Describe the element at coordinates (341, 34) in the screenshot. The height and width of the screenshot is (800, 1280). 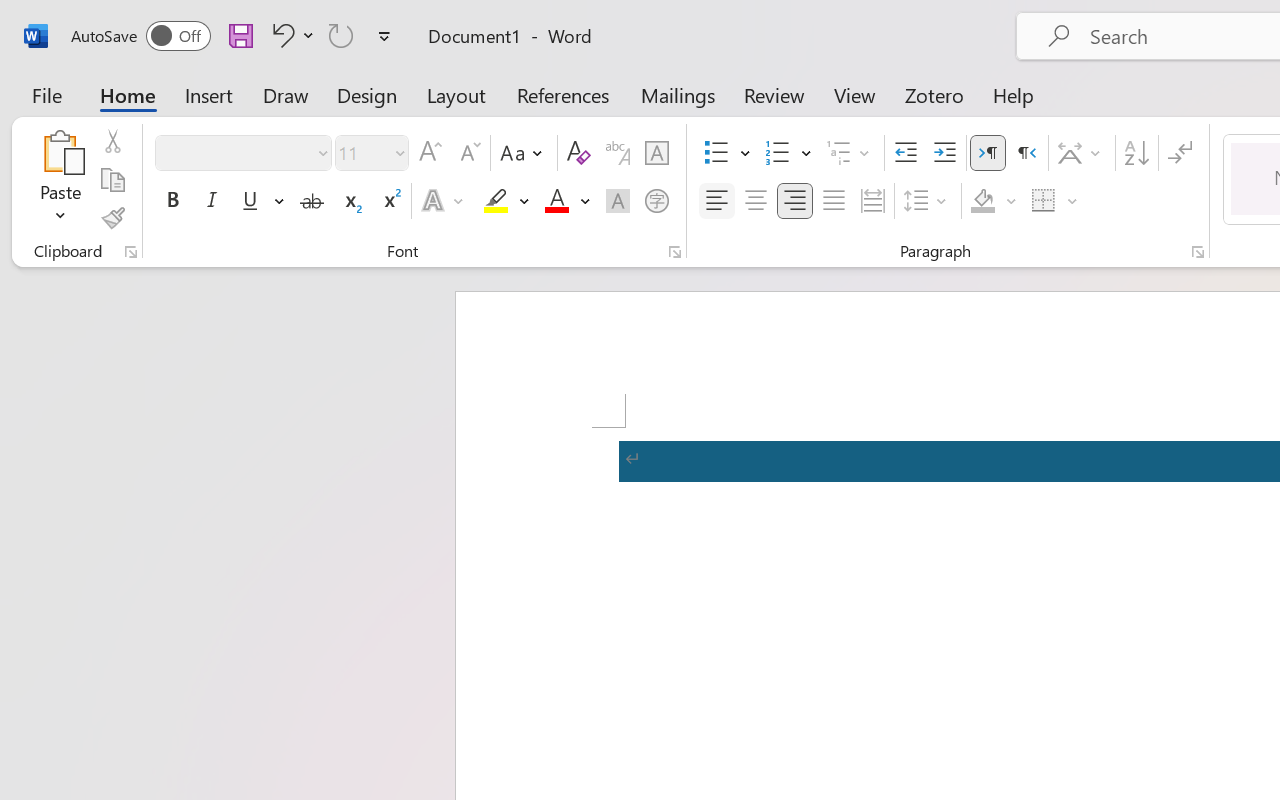
I see `'Repeat TCSCTranslate'` at that location.